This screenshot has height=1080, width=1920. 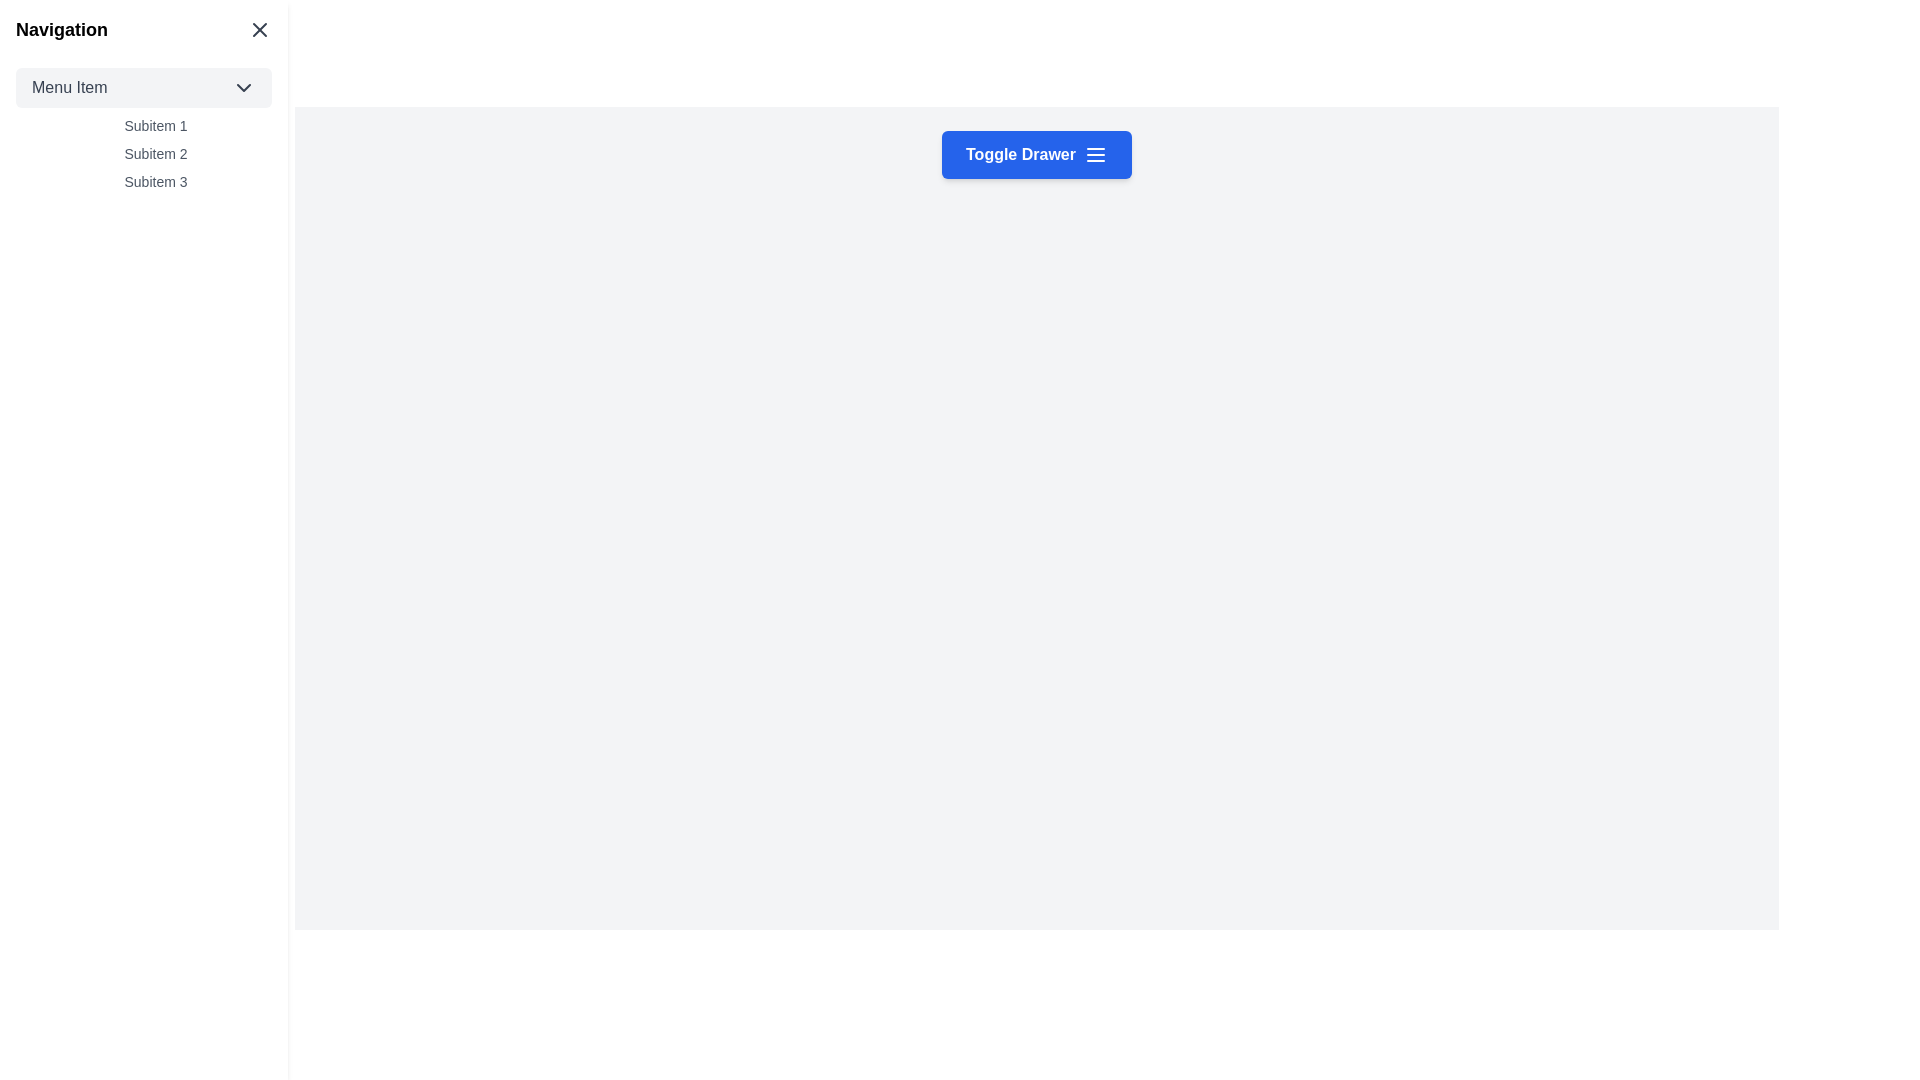 I want to click on the Text Label for 'Subitem 2', which is the second item in the navigation panel on the left side of the interface, so click(x=155, y=153).